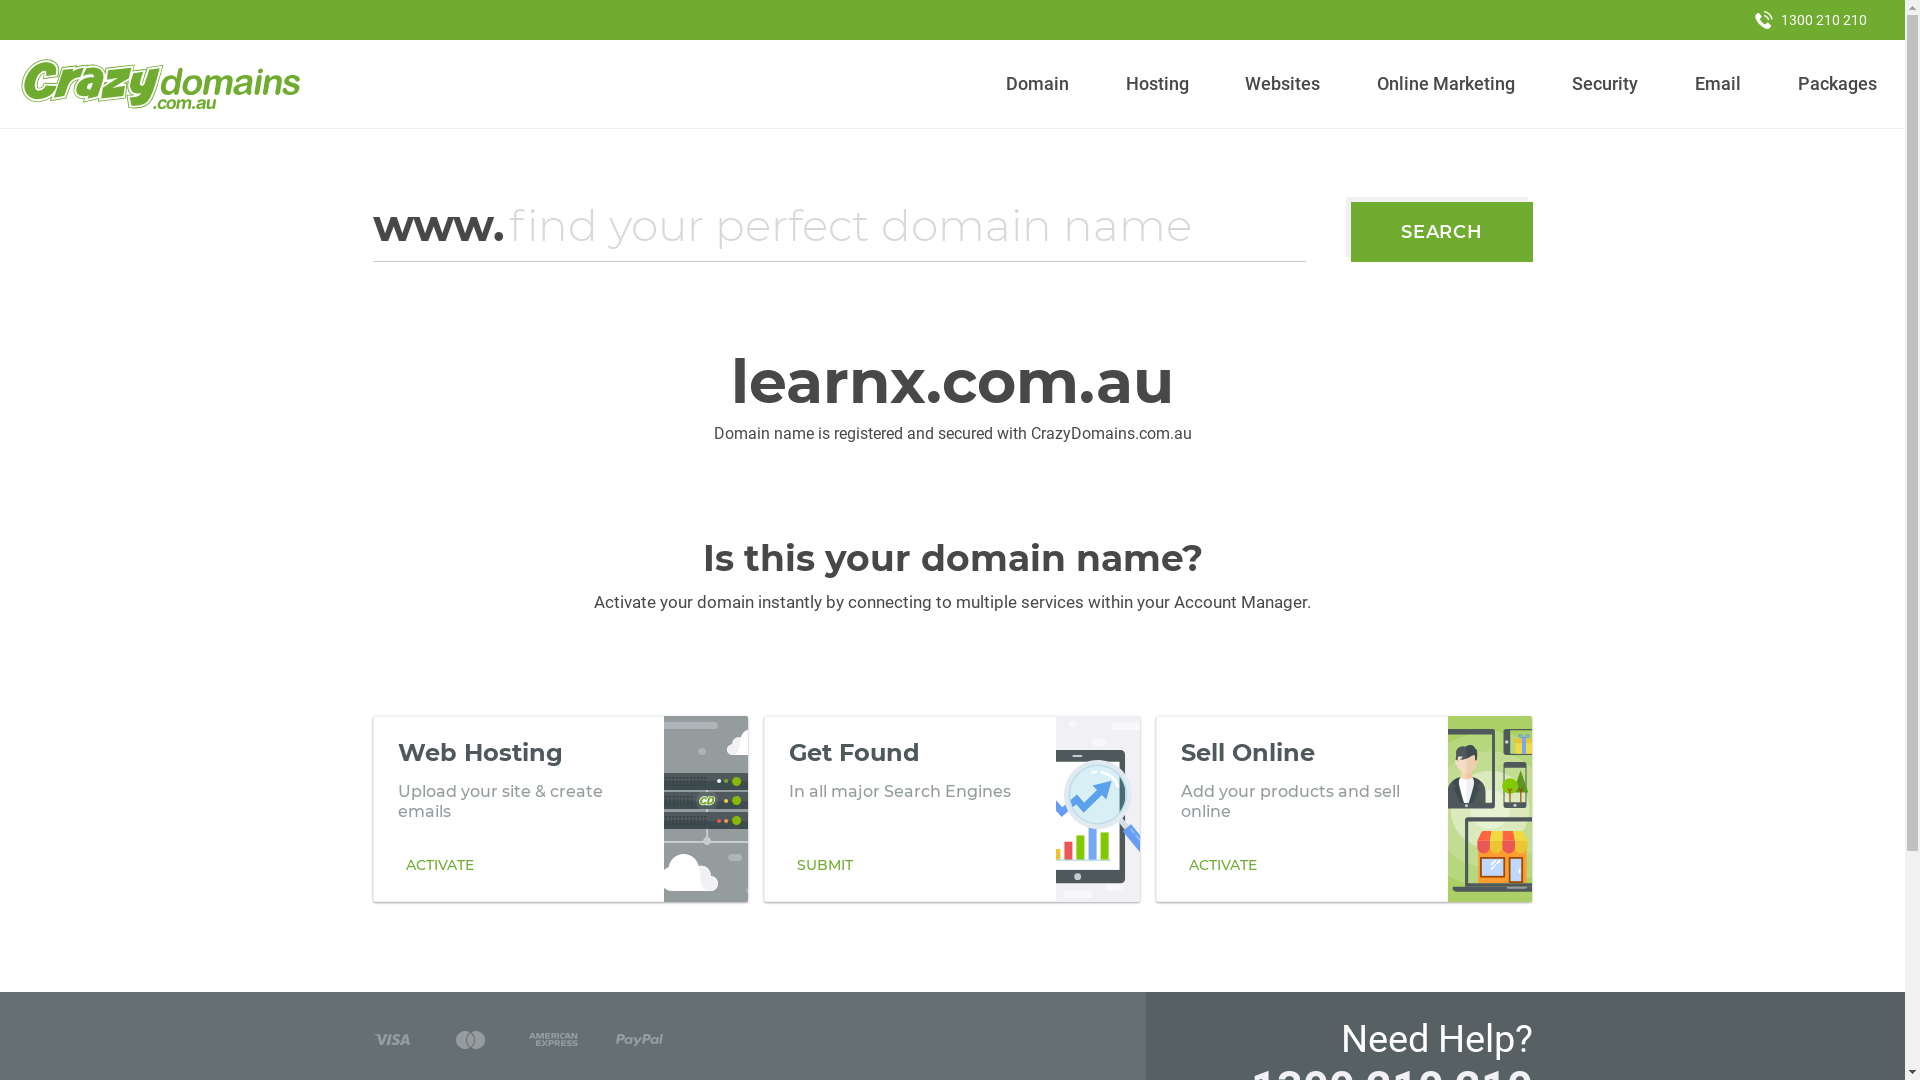 This screenshot has width=1920, height=1080. I want to click on '1300 210 210', so click(1810, 19).